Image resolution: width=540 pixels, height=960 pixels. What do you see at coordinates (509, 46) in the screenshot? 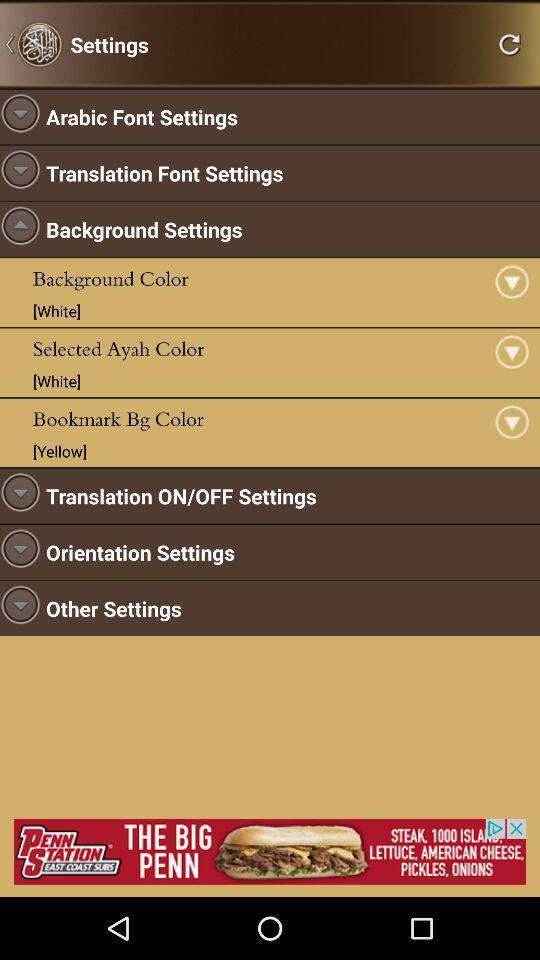
I see `the refresh icon` at bounding box center [509, 46].